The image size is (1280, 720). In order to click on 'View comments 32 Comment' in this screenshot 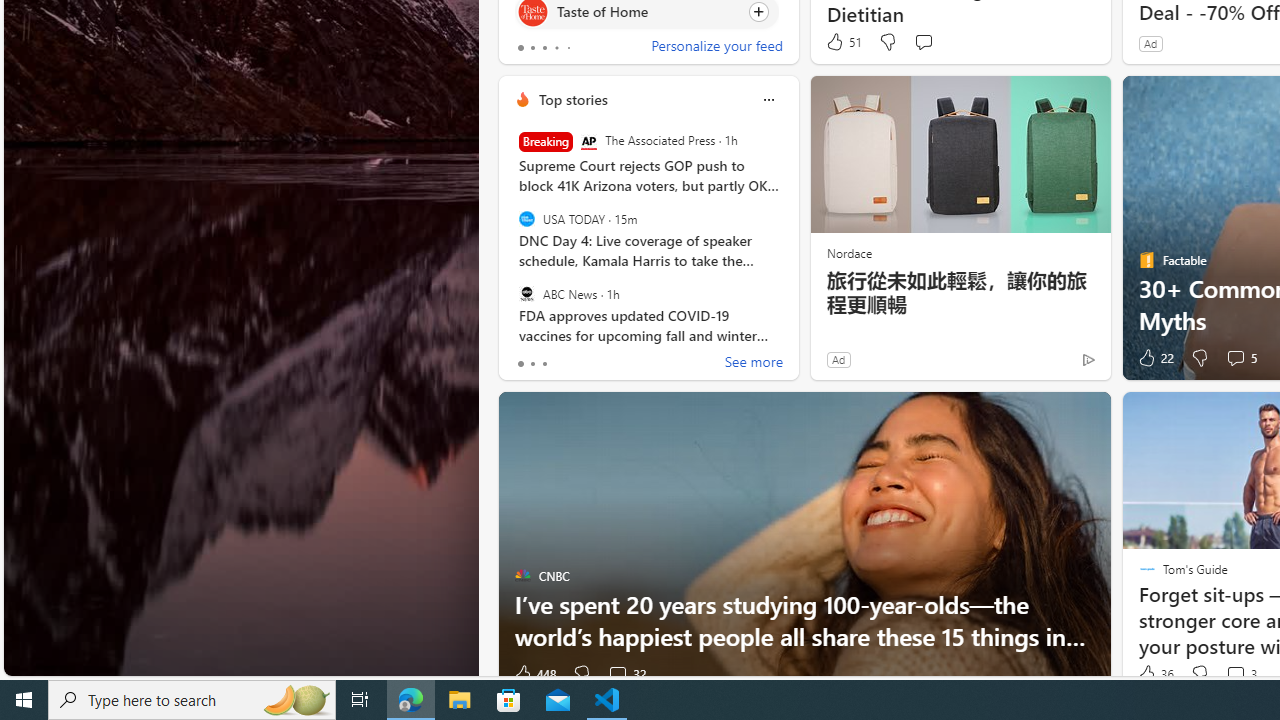, I will do `click(625, 674)`.